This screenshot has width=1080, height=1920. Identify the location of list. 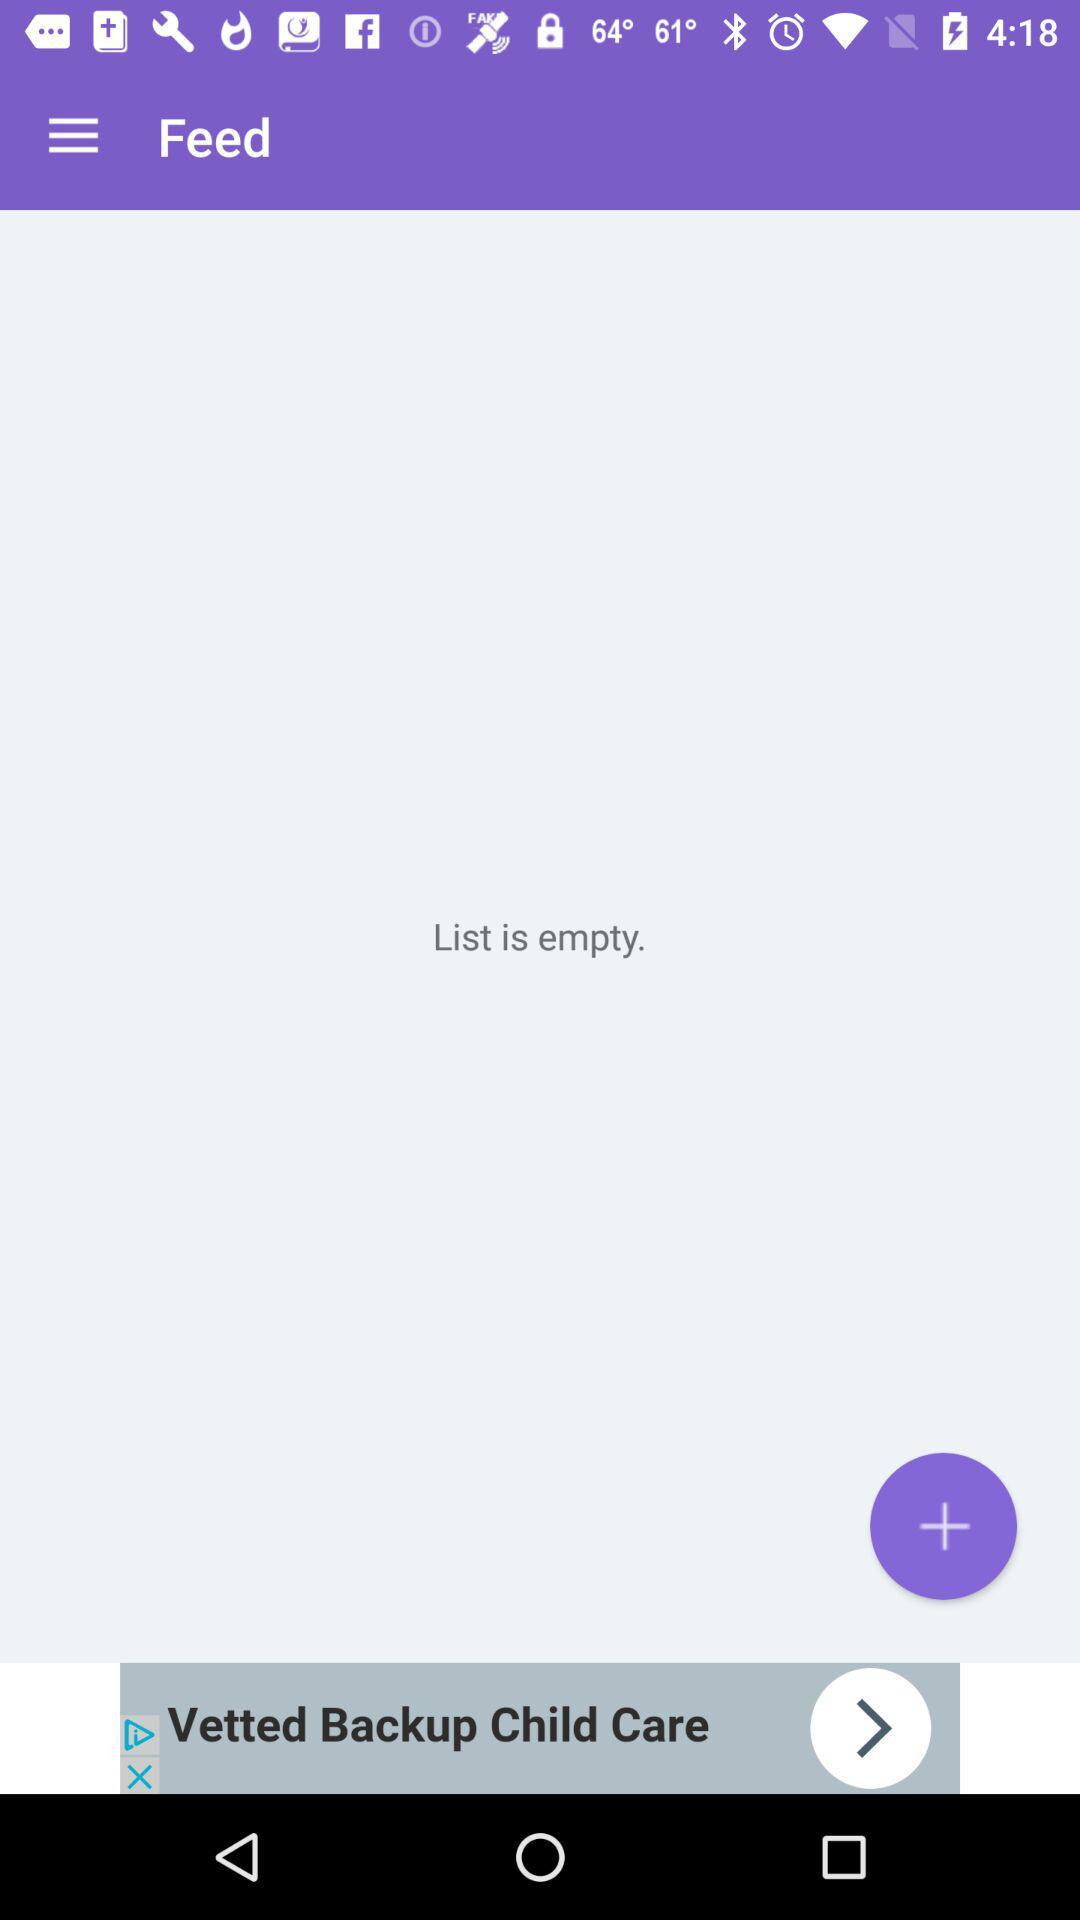
(943, 1525).